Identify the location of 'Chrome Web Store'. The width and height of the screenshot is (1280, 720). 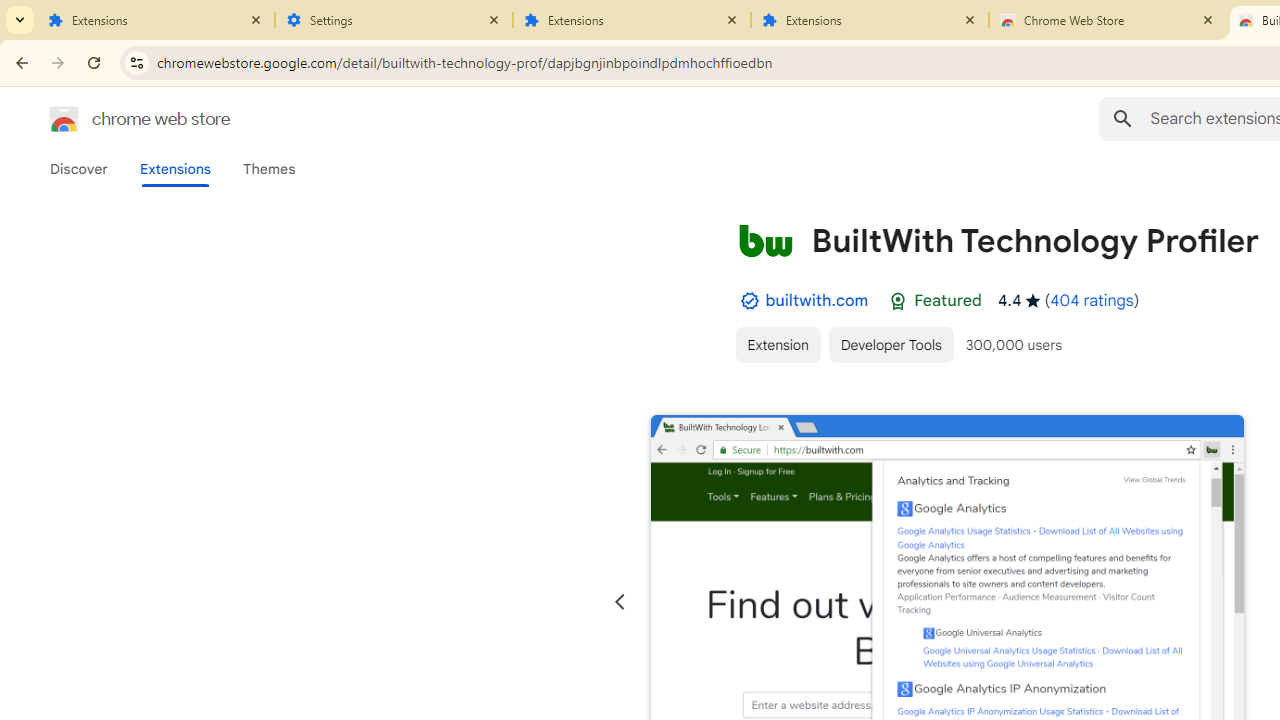
(1107, 20).